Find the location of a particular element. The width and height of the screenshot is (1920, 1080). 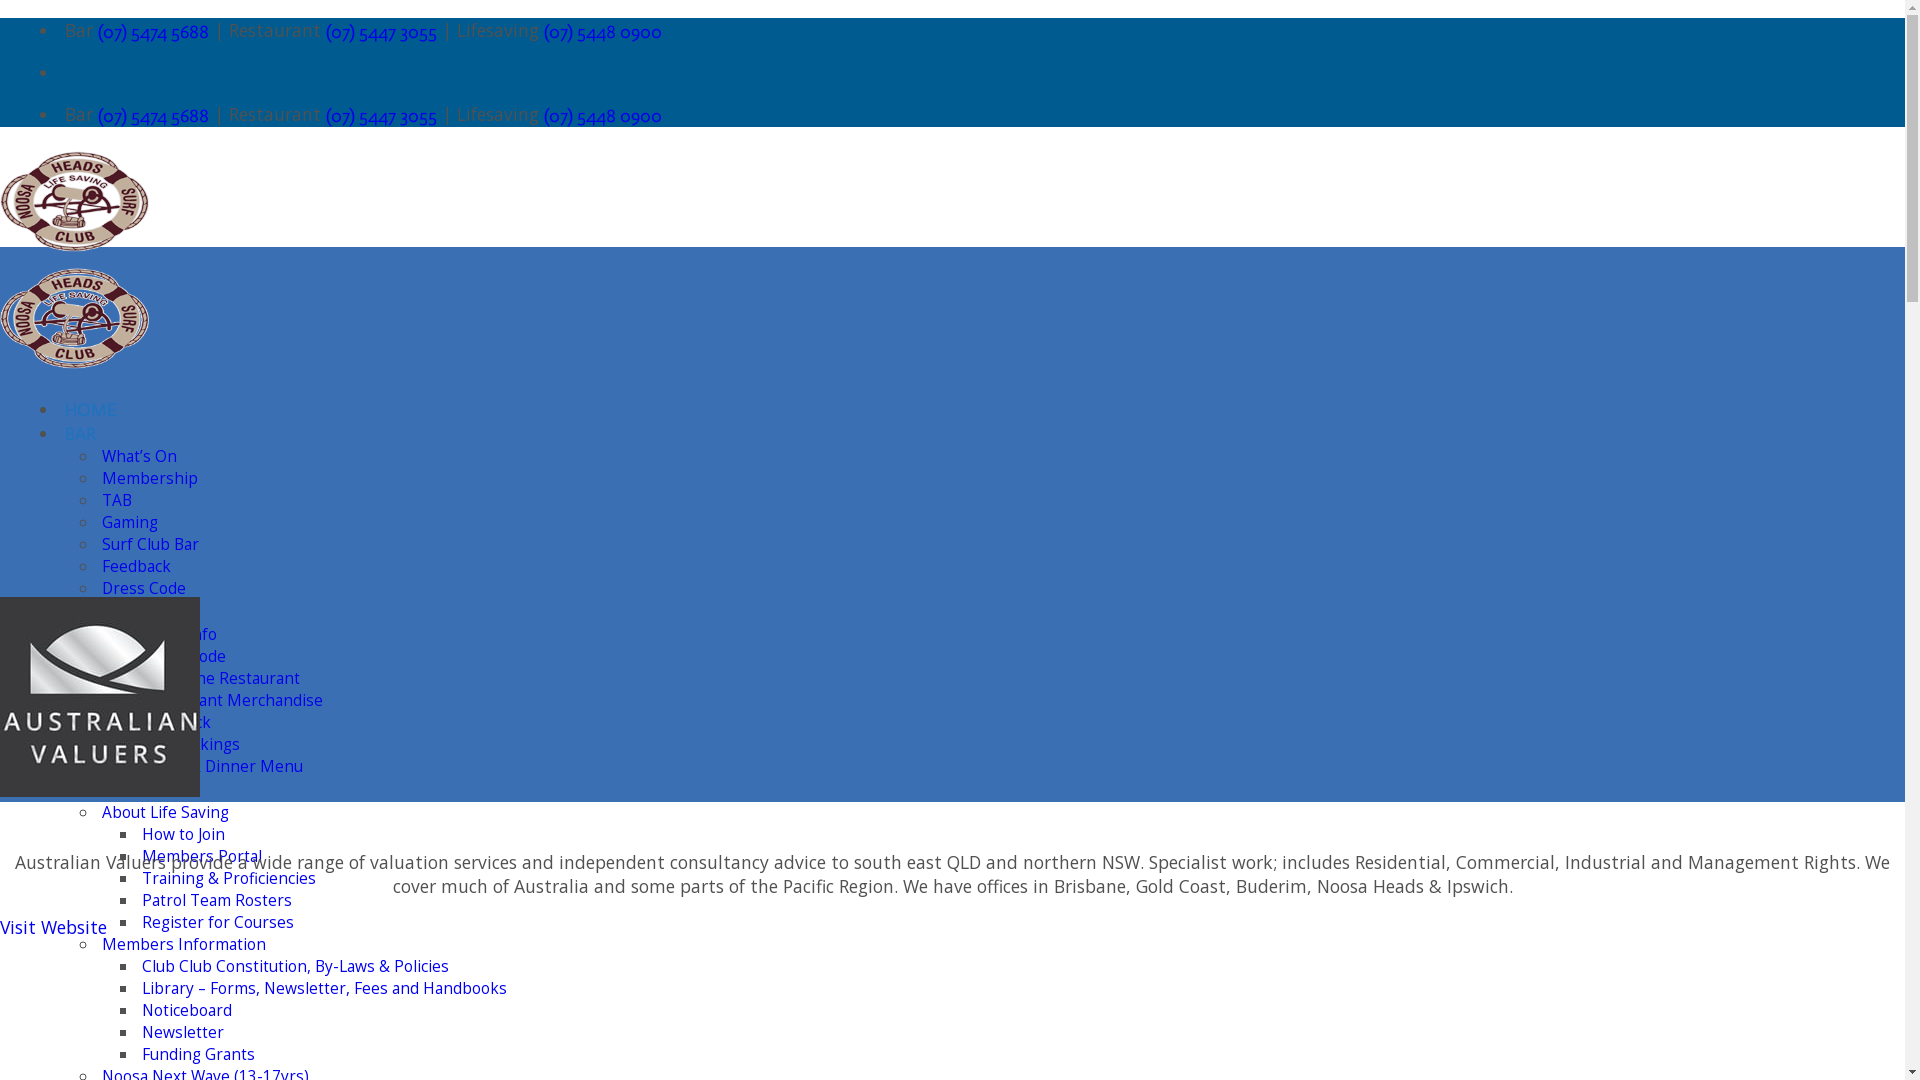

'Noosa Heads Surf Lifesaving Club - Come up and save a life' is located at coordinates (75, 308).